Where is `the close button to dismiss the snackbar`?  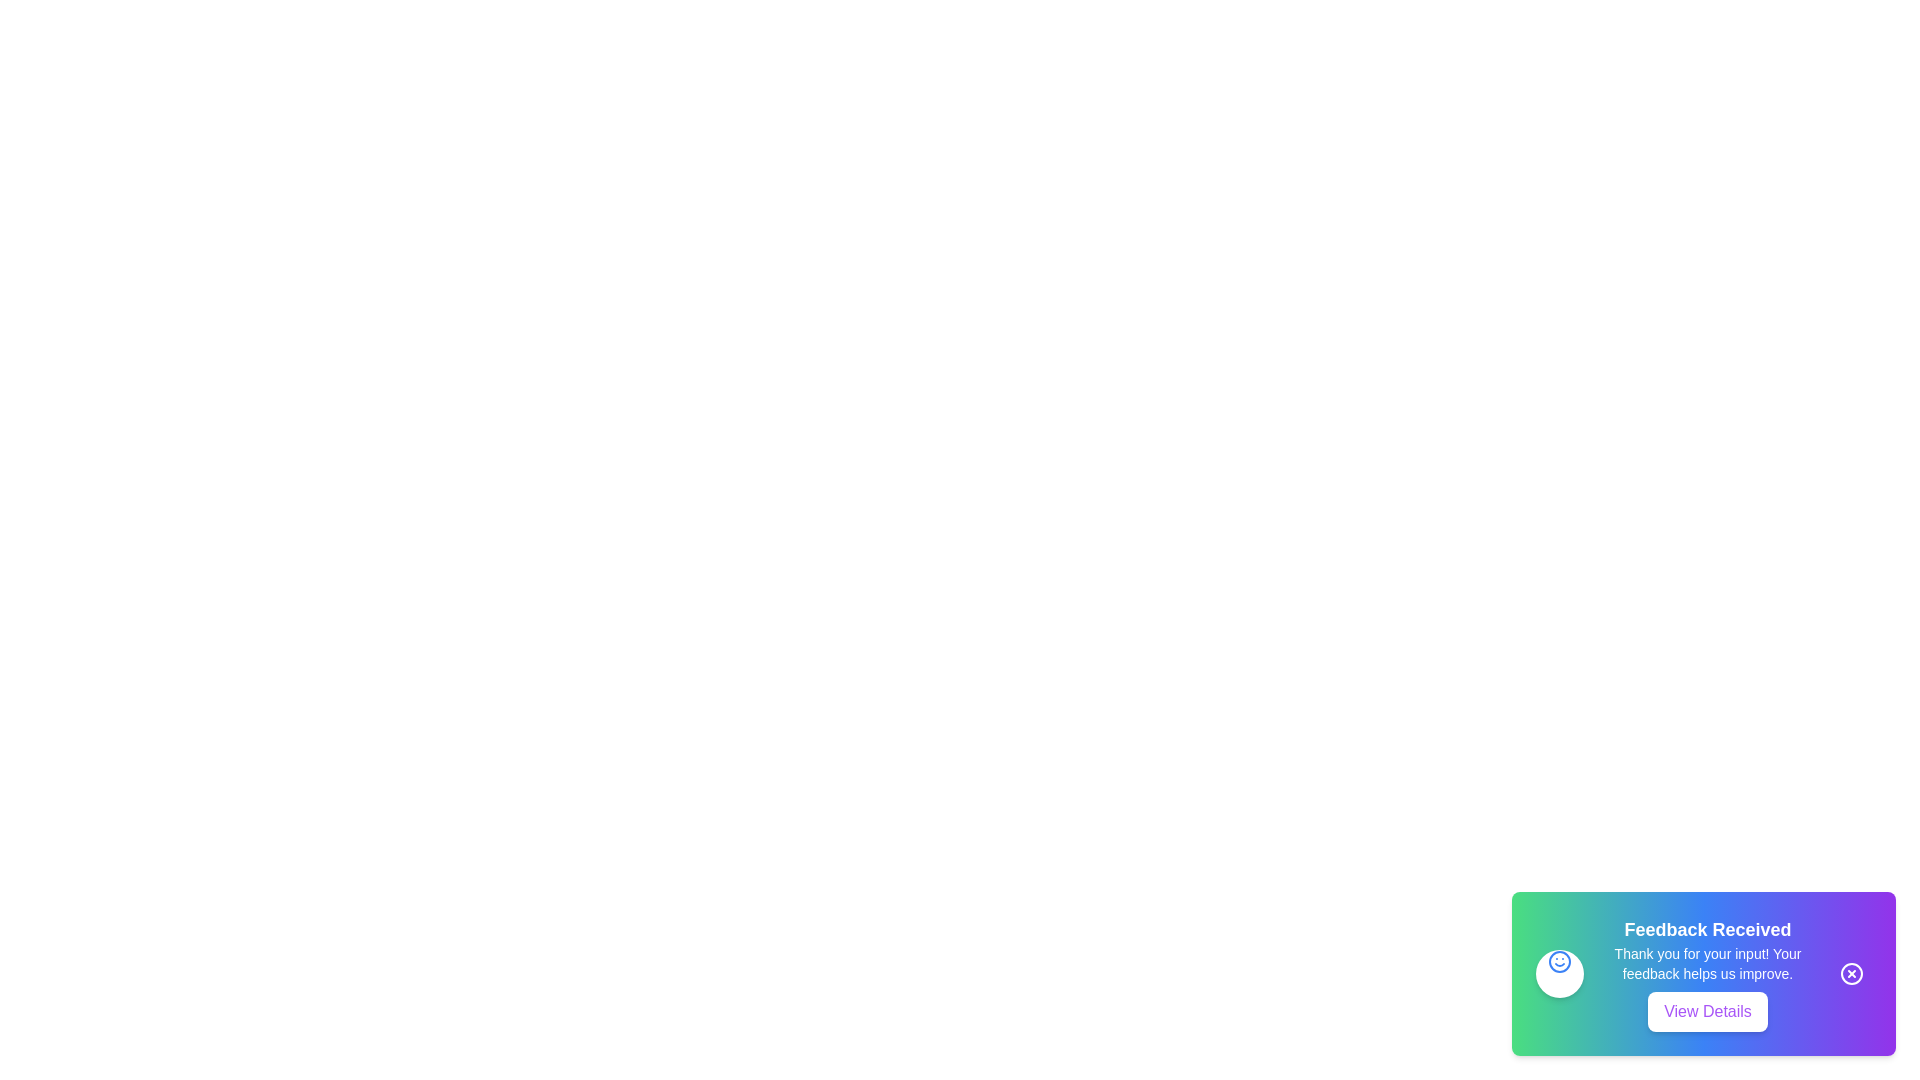 the close button to dismiss the snackbar is located at coordinates (1851, 973).